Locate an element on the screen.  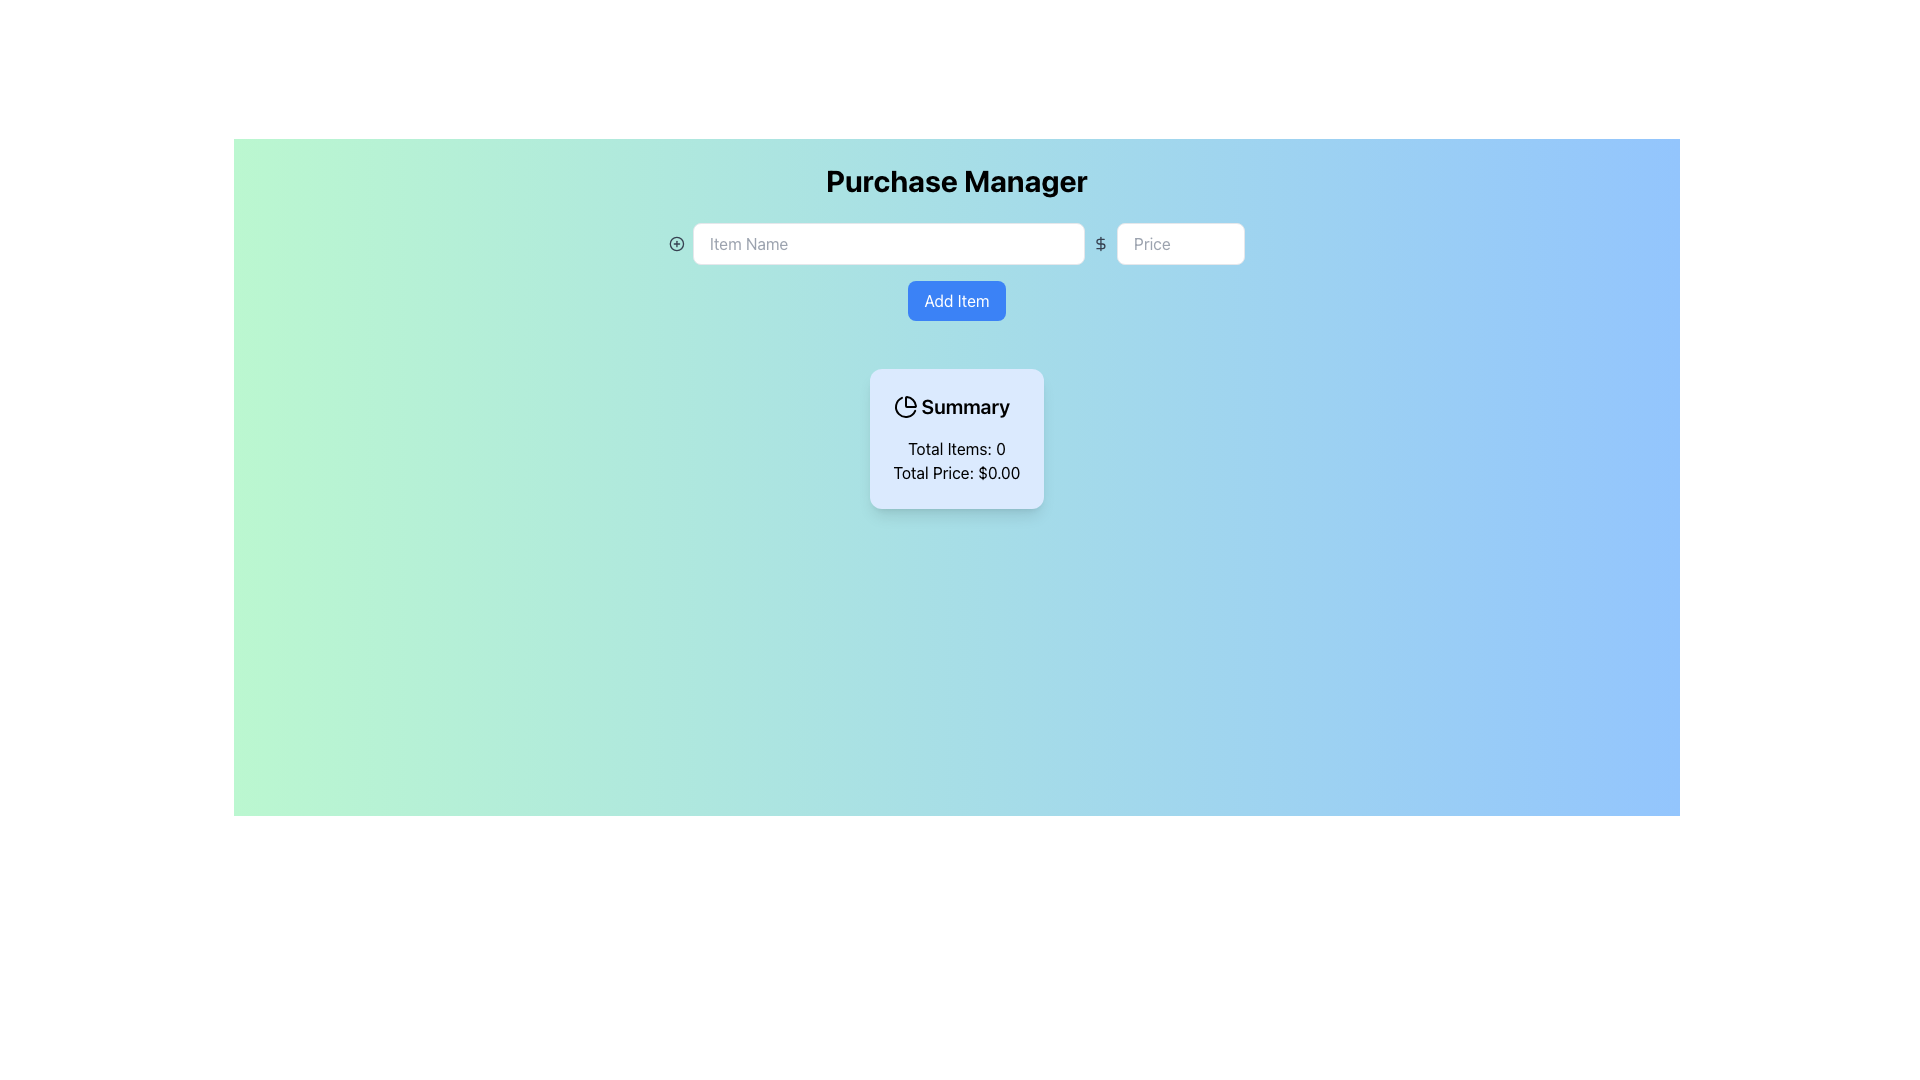
the dollar sign icon located immediately to the left of the 'Price' input field, which indicates the monetary nature of the adjacent input field is located at coordinates (1100, 242).